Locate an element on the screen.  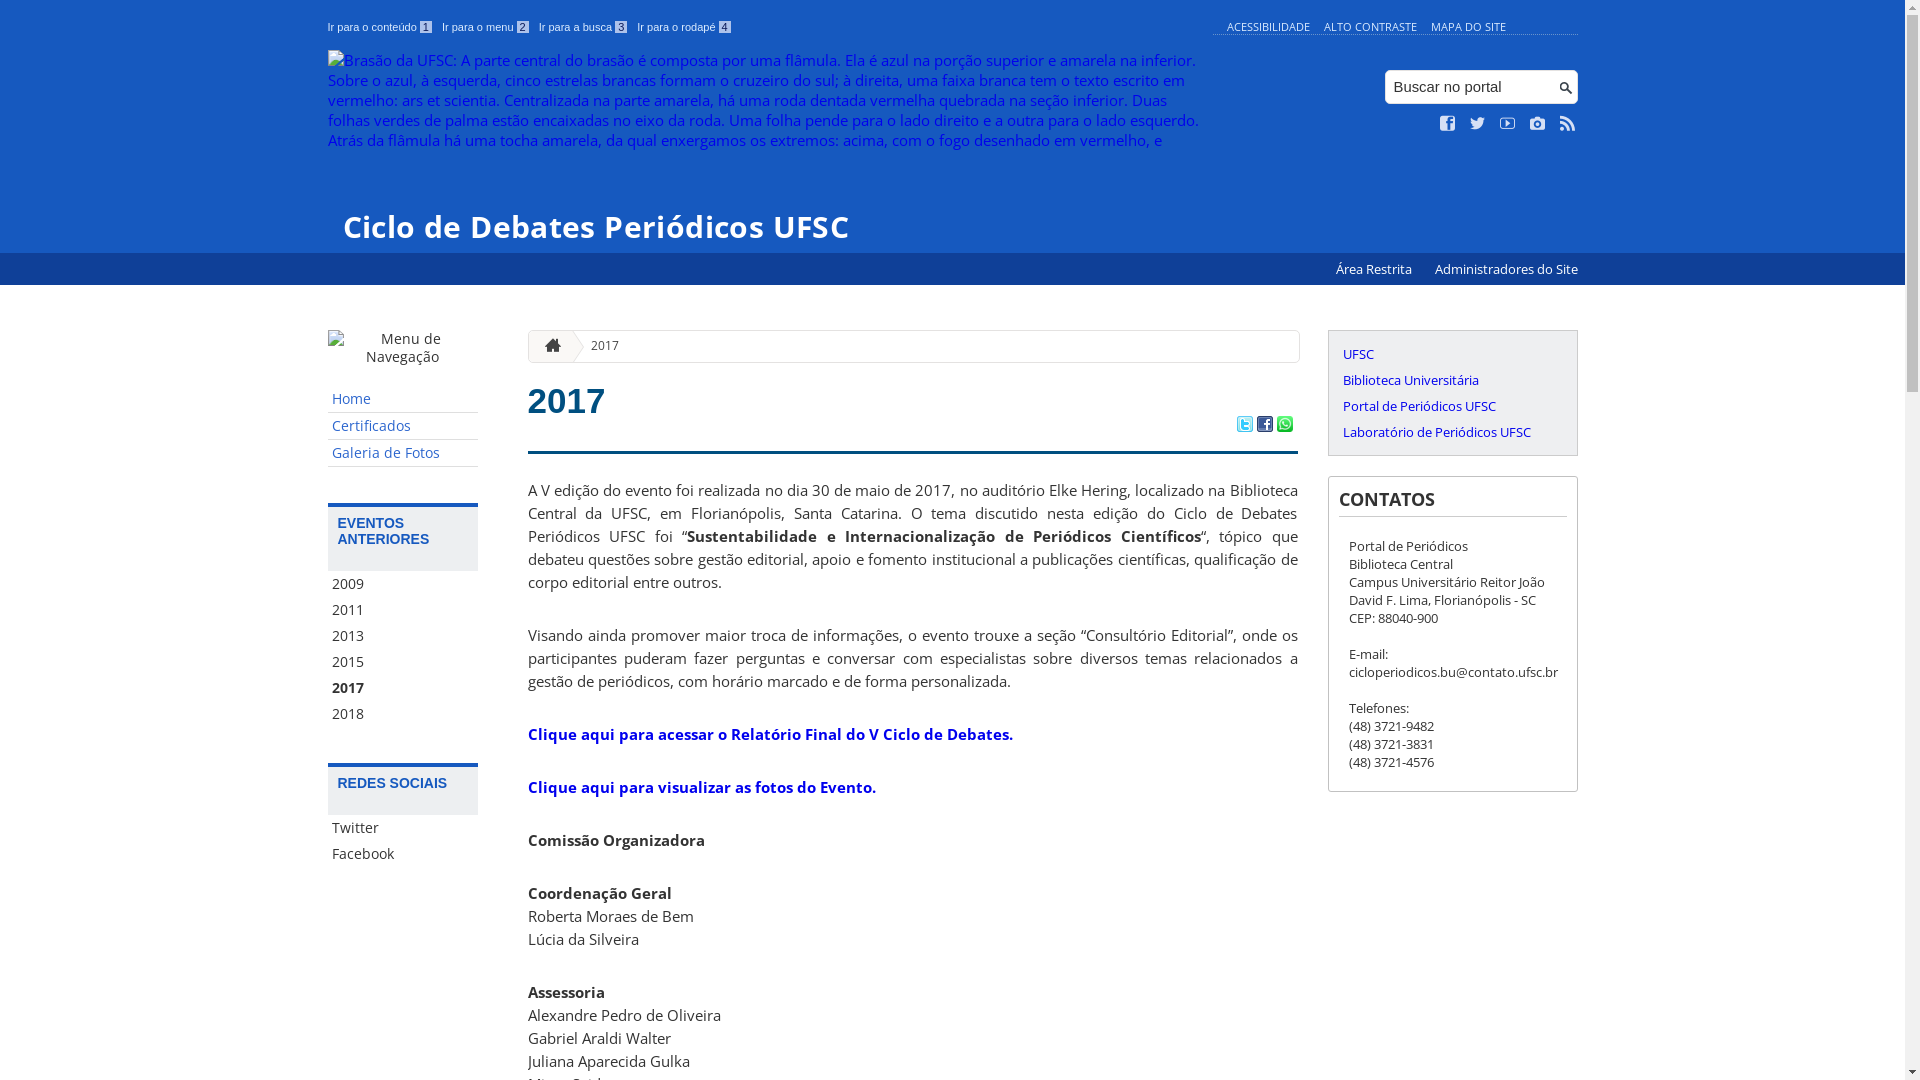
'Home' is located at coordinates (402, 399).